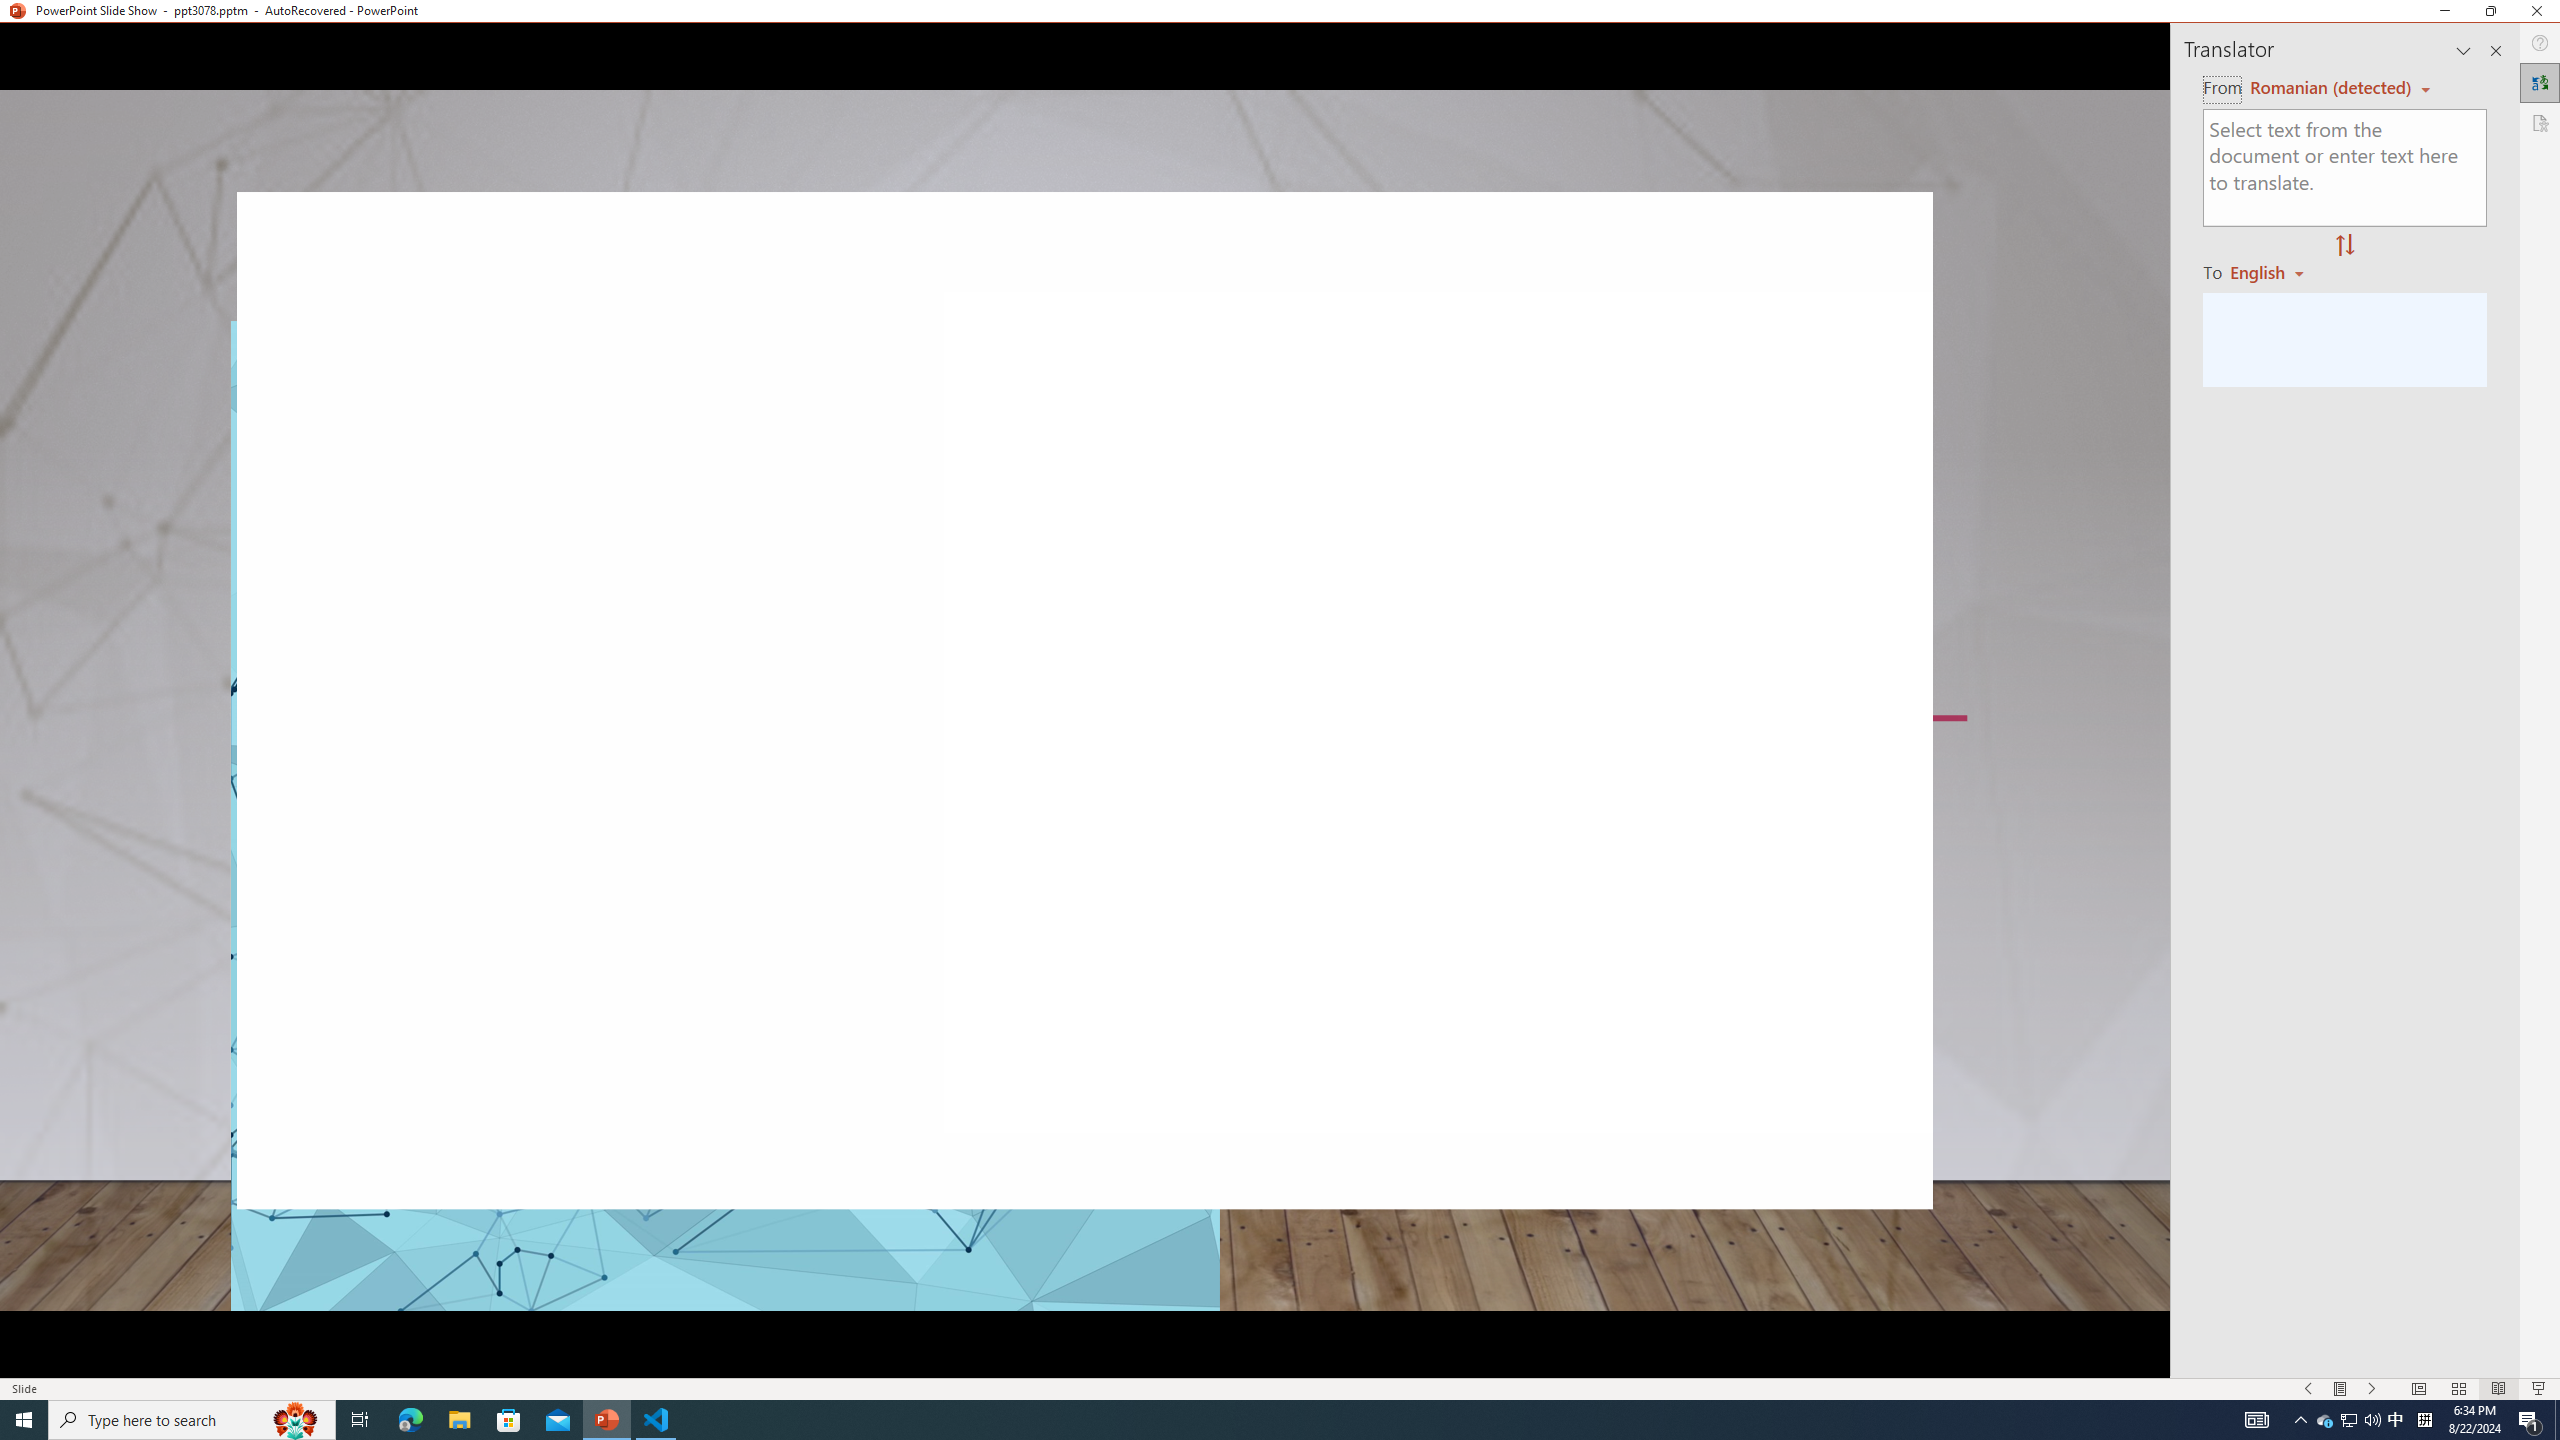  What do you see at coordinates (2372, 1389) in the screenshot?
I see `'Slide Show Next On'` at bounding box center [2372, 1389].